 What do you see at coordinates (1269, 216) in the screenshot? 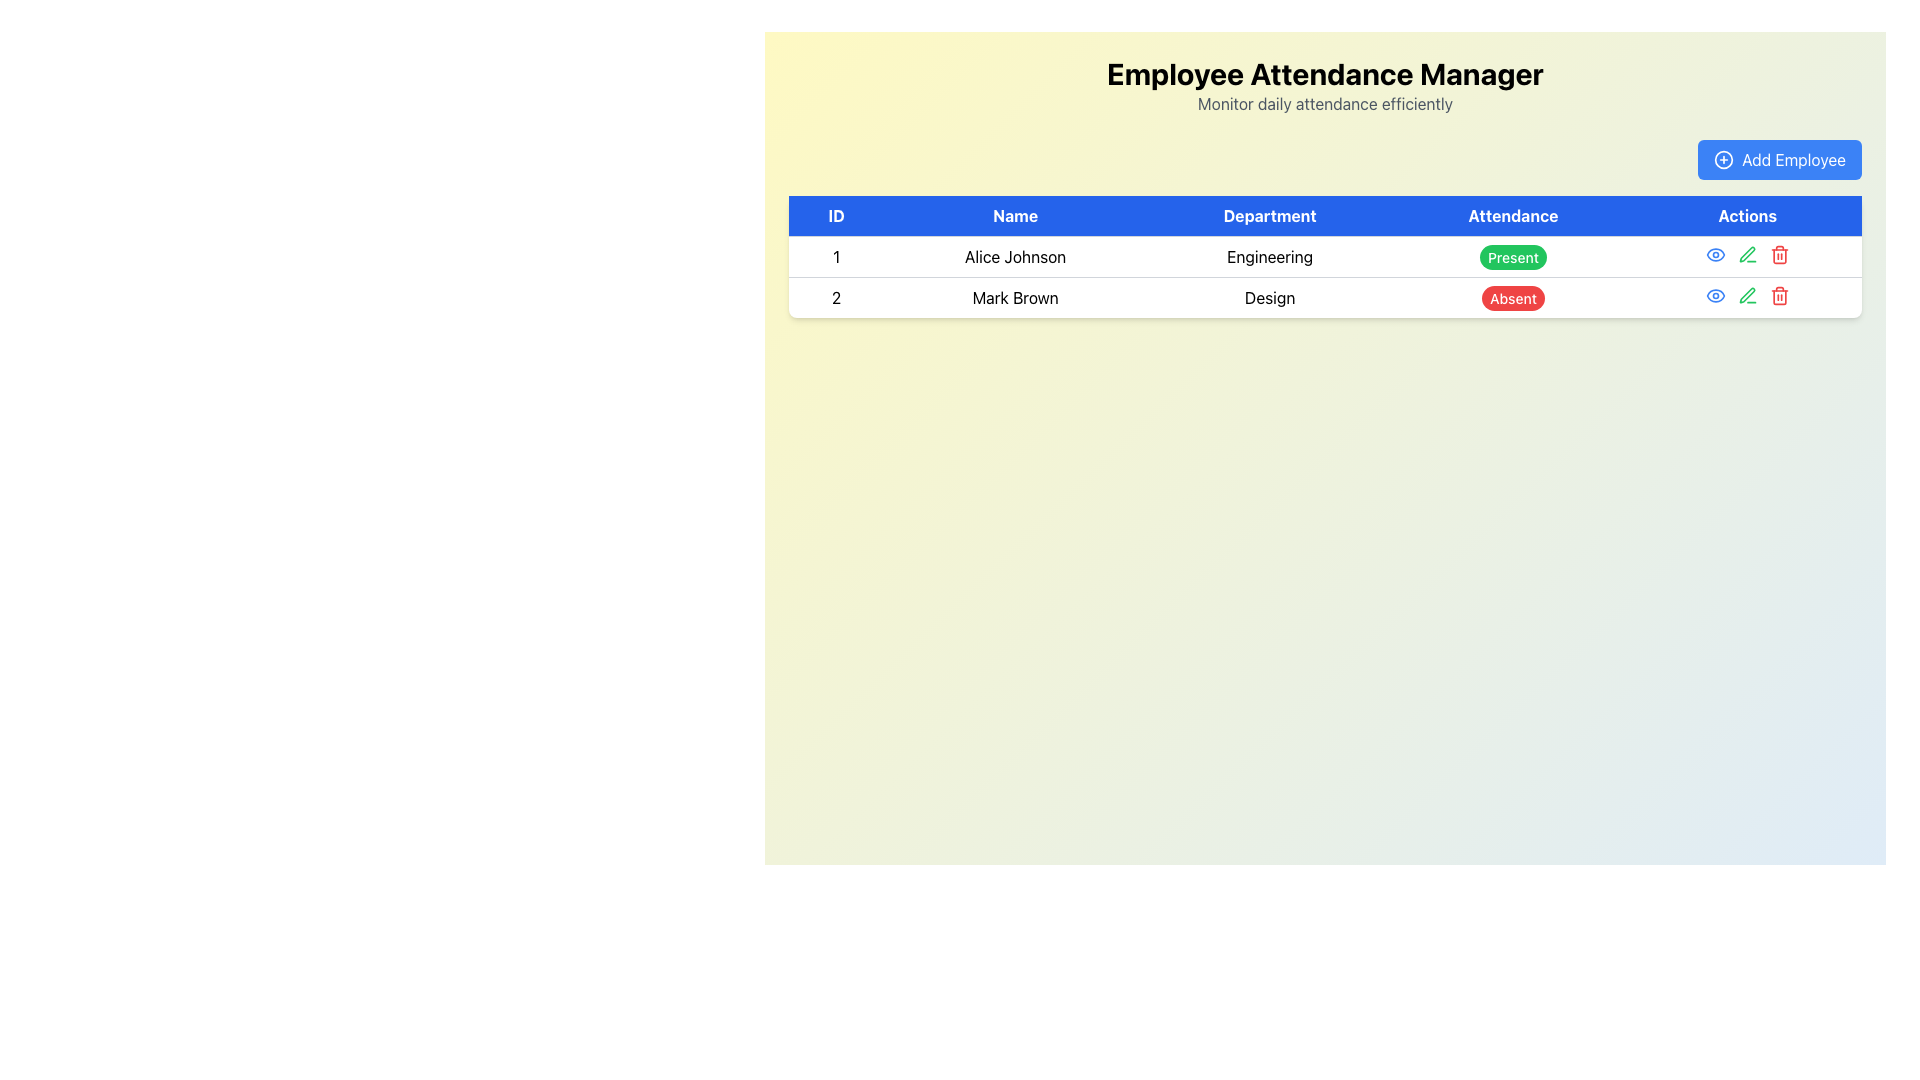
I see `the blue rectangular button-like Table Header labeled 'Department', which is the third header in a row of five, positioned between 'Name' and 'Attendance'` at bounding box center [1269, 216].